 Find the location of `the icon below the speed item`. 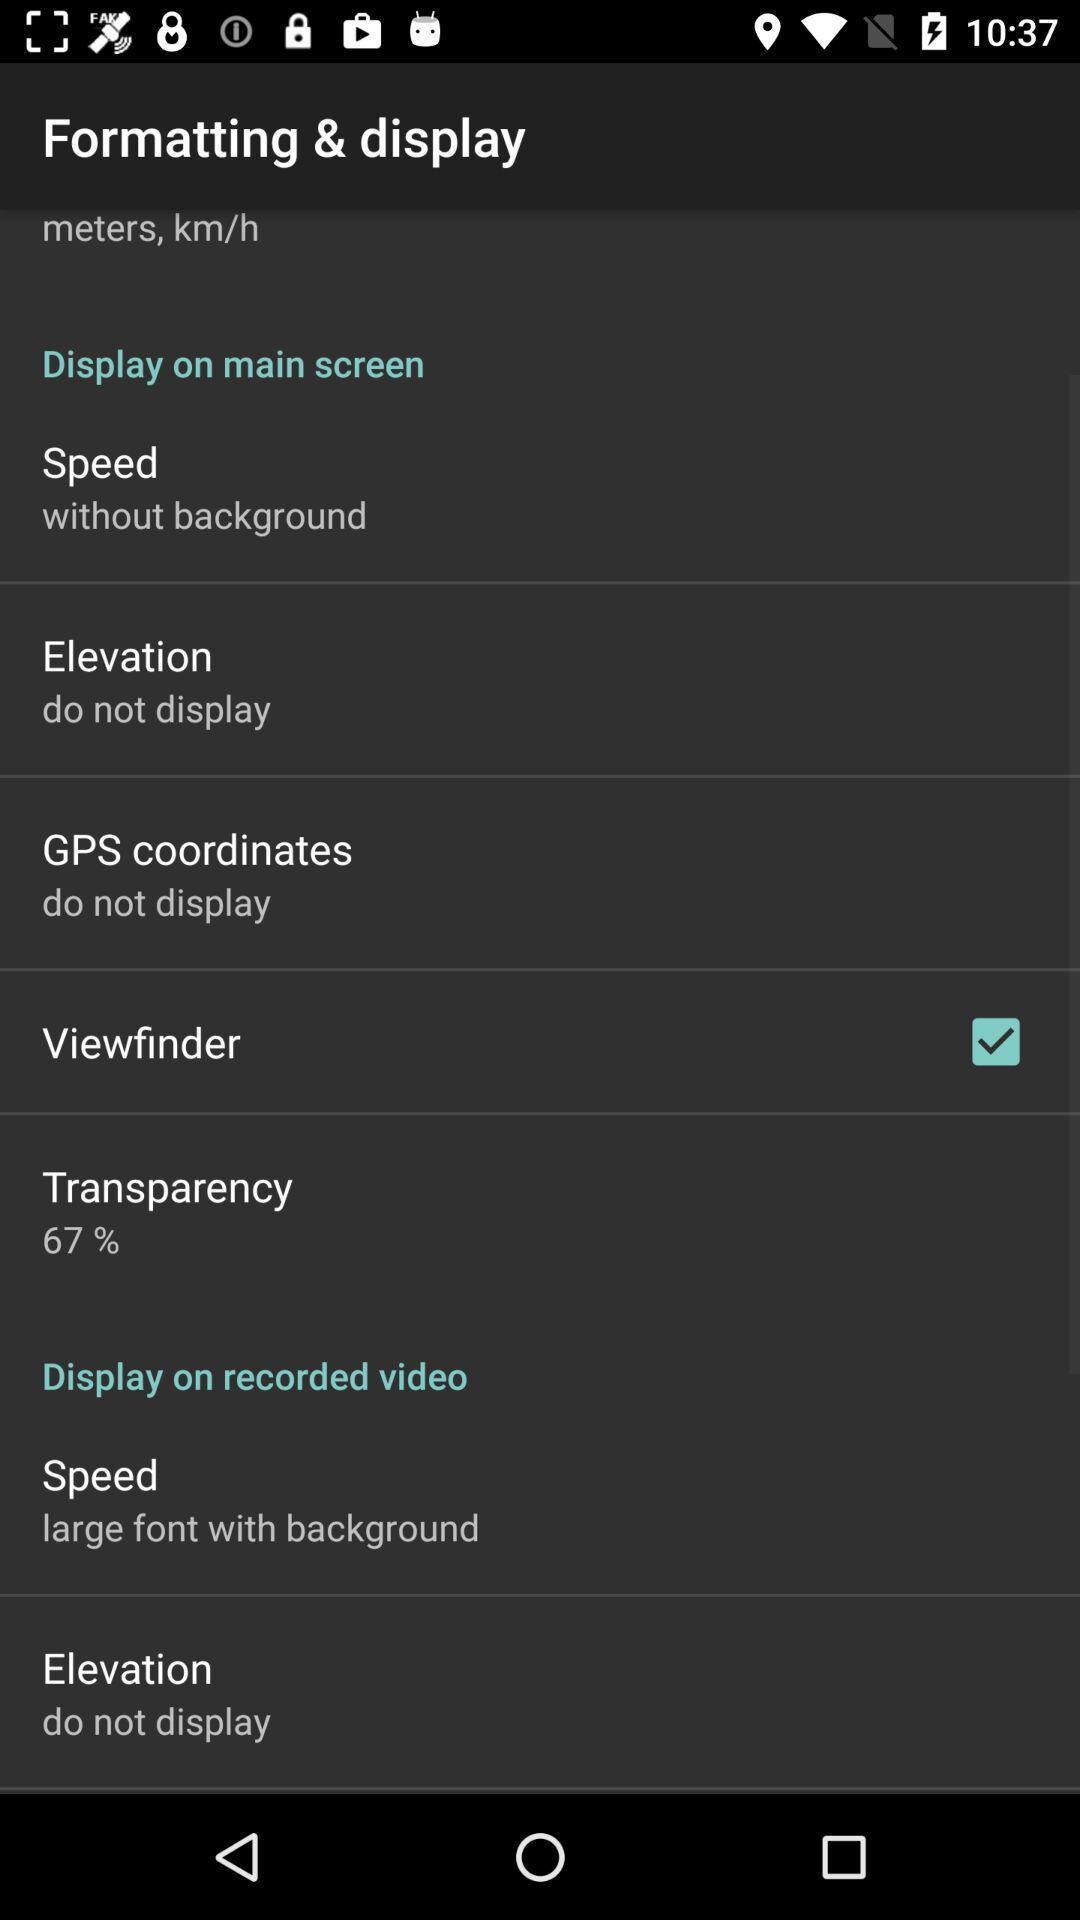

the icon below the speed item is located at coordinates (204, 514).